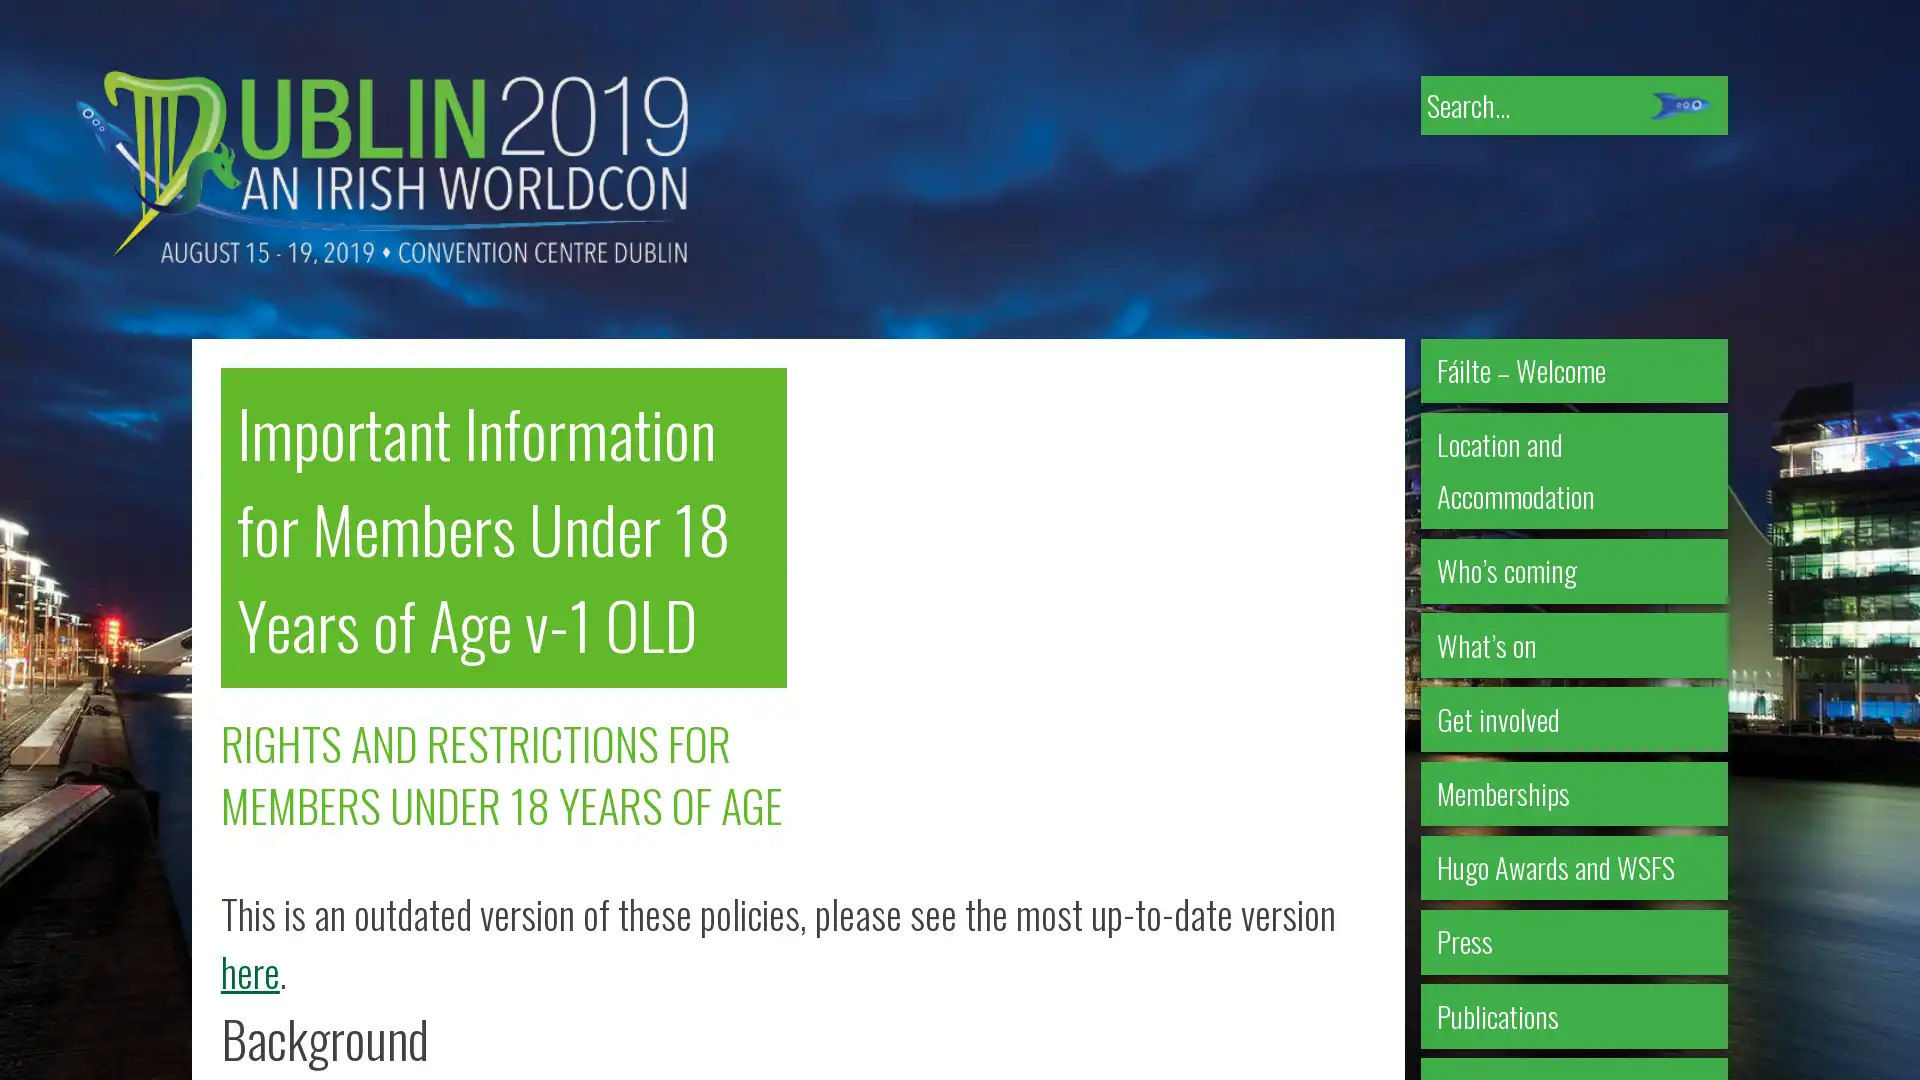 This screenshot has height=1080, width=1920. Describe the element at coordinates (1680, 106) in the screenshot. I see `Submit` at that location.